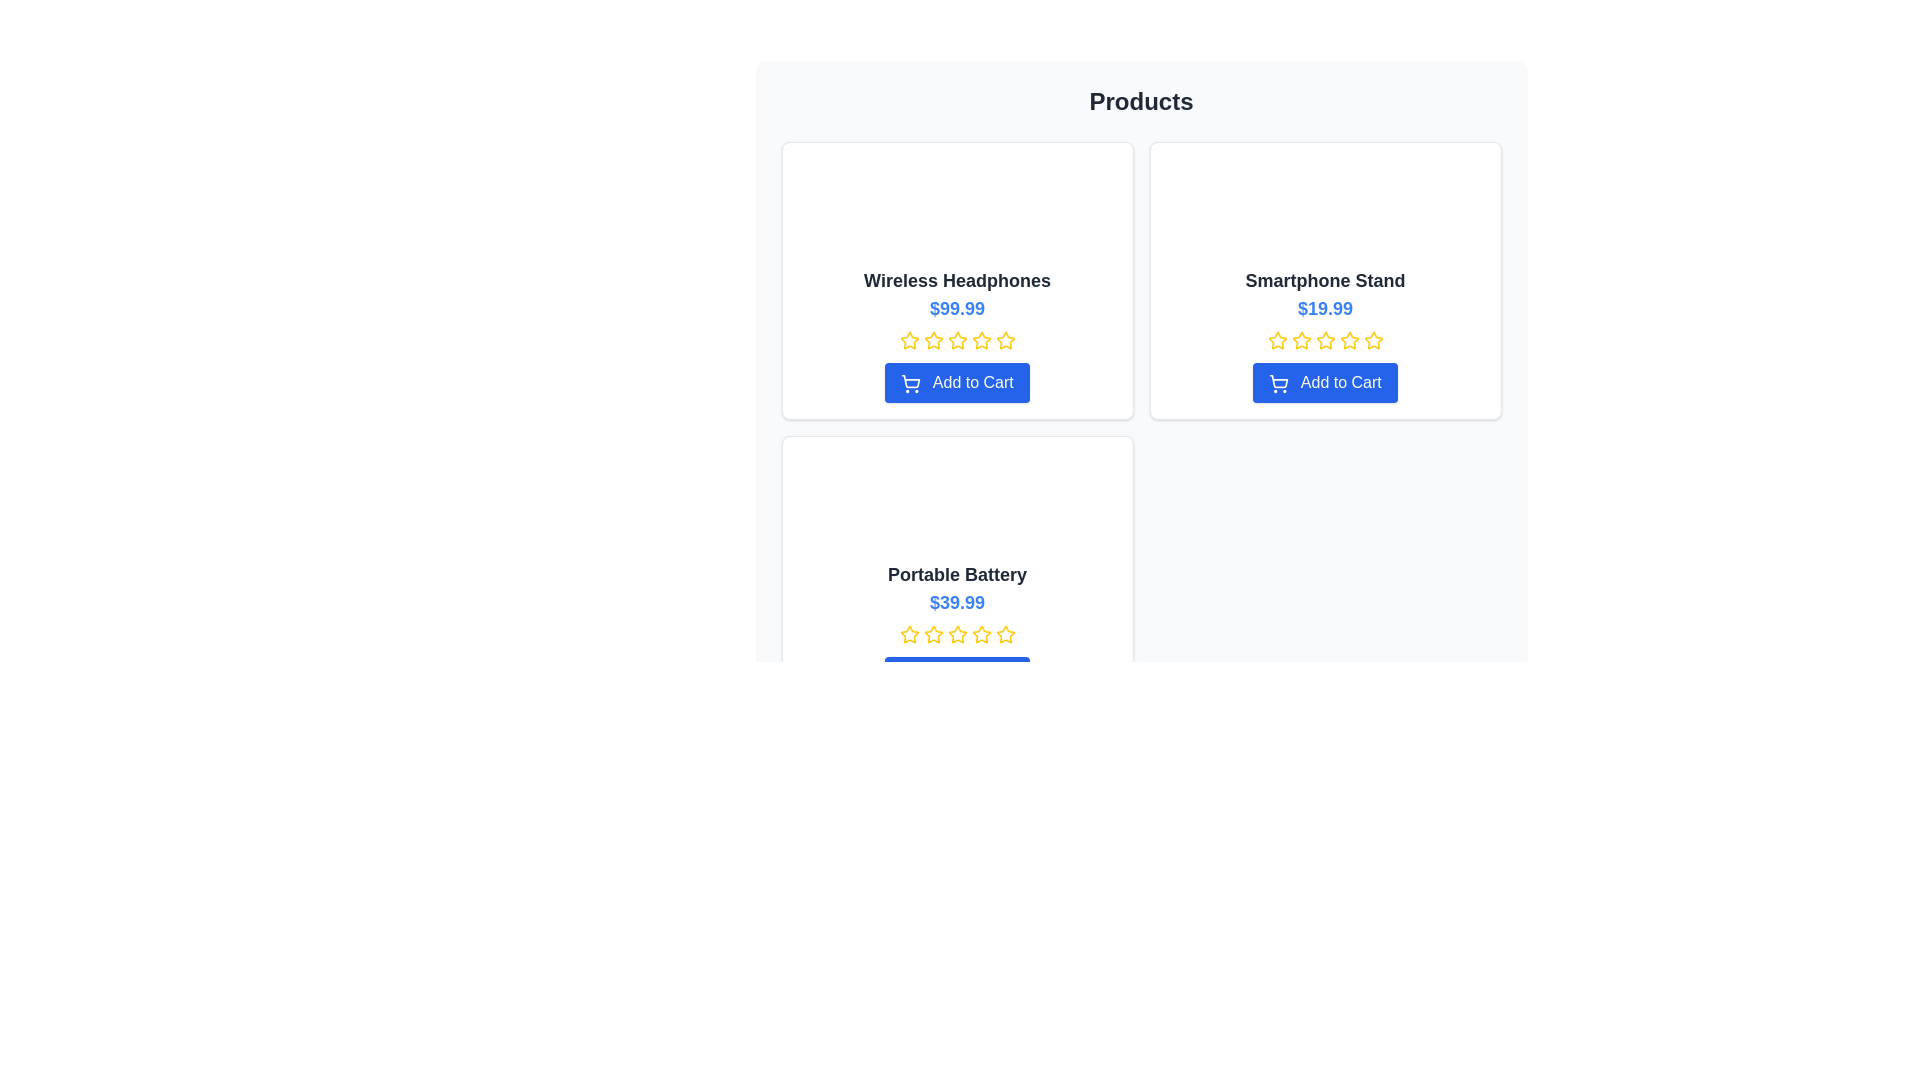 The width and height of the screenshot is (1920, 1080). What do you see at coordinates (956, 635) in the screenshot?
I see `the third star in the Interactive Rating Star element located in the product card for 'Portable Battery', positioned below the price label '$39.99' and above the 'Add to Cart' button to give a rating` at bounding box center [956, 635].